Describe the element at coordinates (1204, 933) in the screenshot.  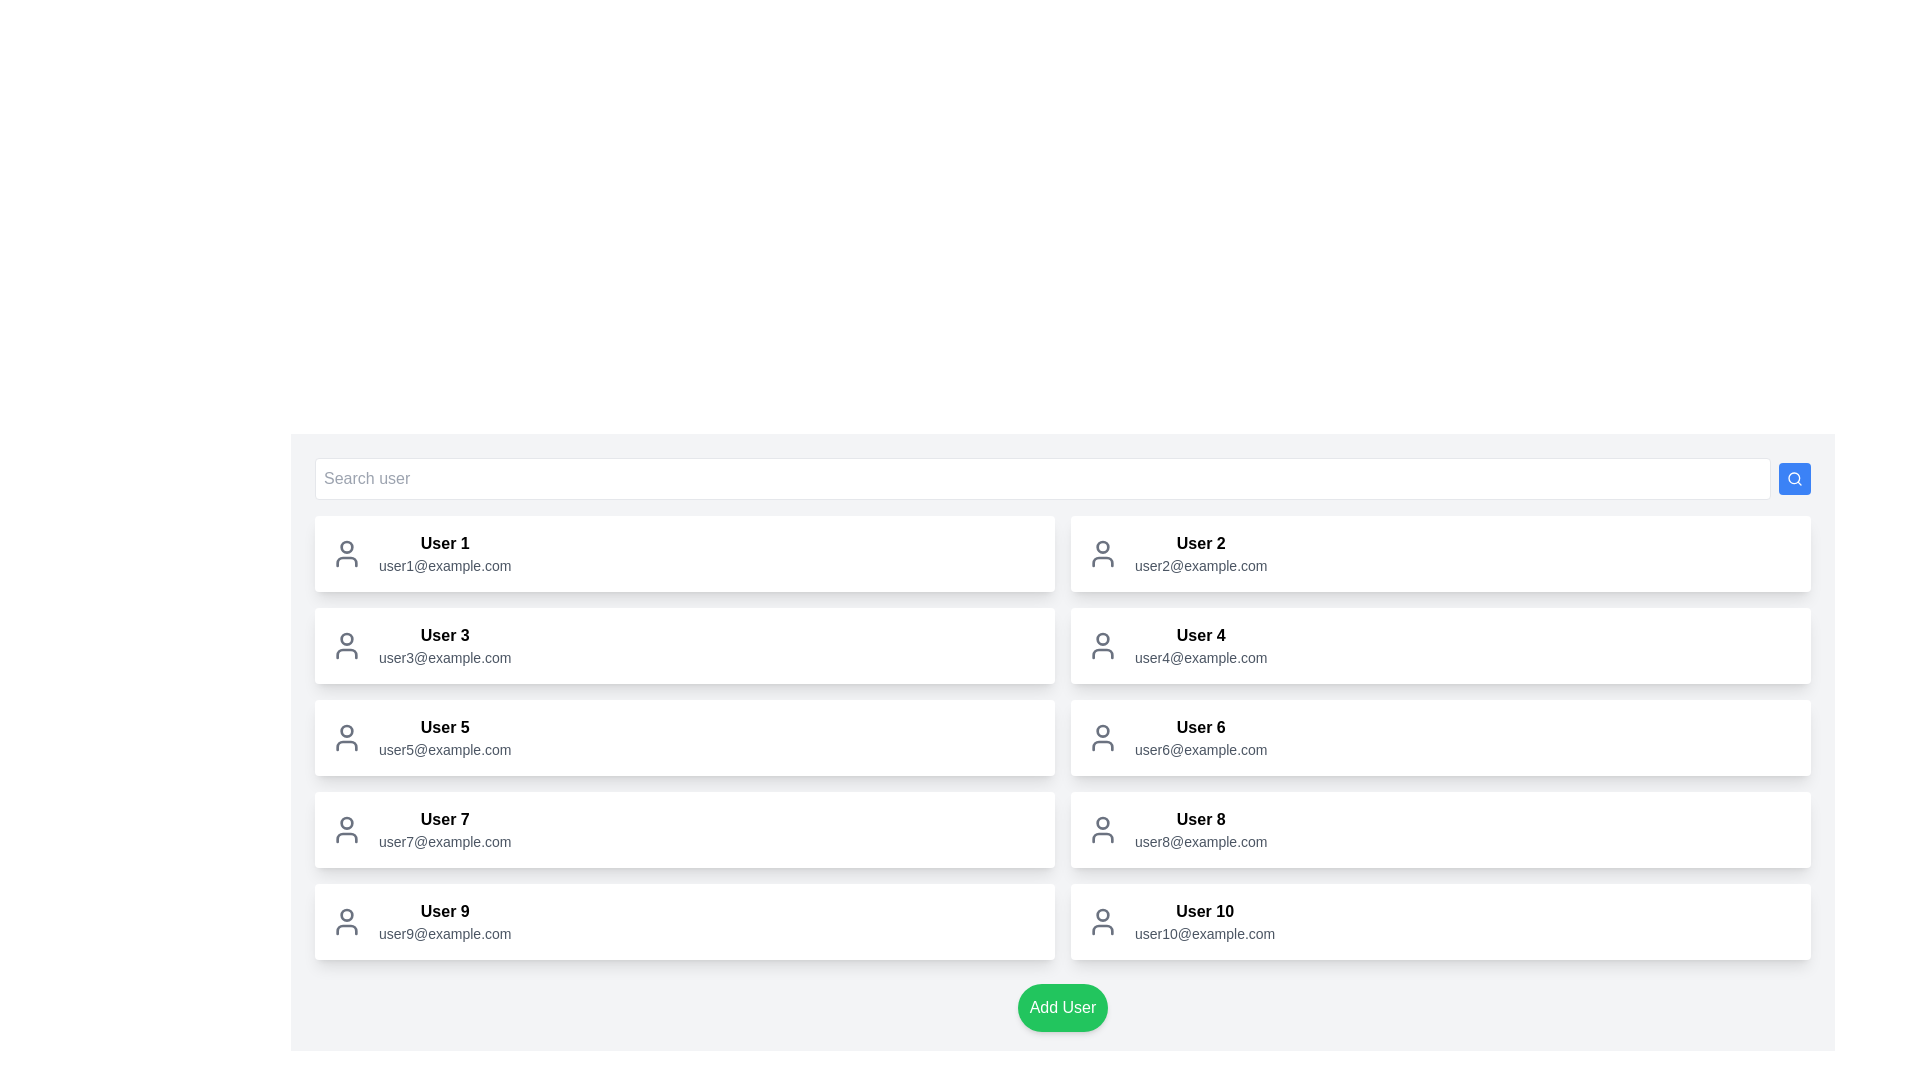
I see `the static text displaying 'user10@example.com', which is styled in gray and located beneath the bold 'User 10' text in the last item of a vertical list` at that location.